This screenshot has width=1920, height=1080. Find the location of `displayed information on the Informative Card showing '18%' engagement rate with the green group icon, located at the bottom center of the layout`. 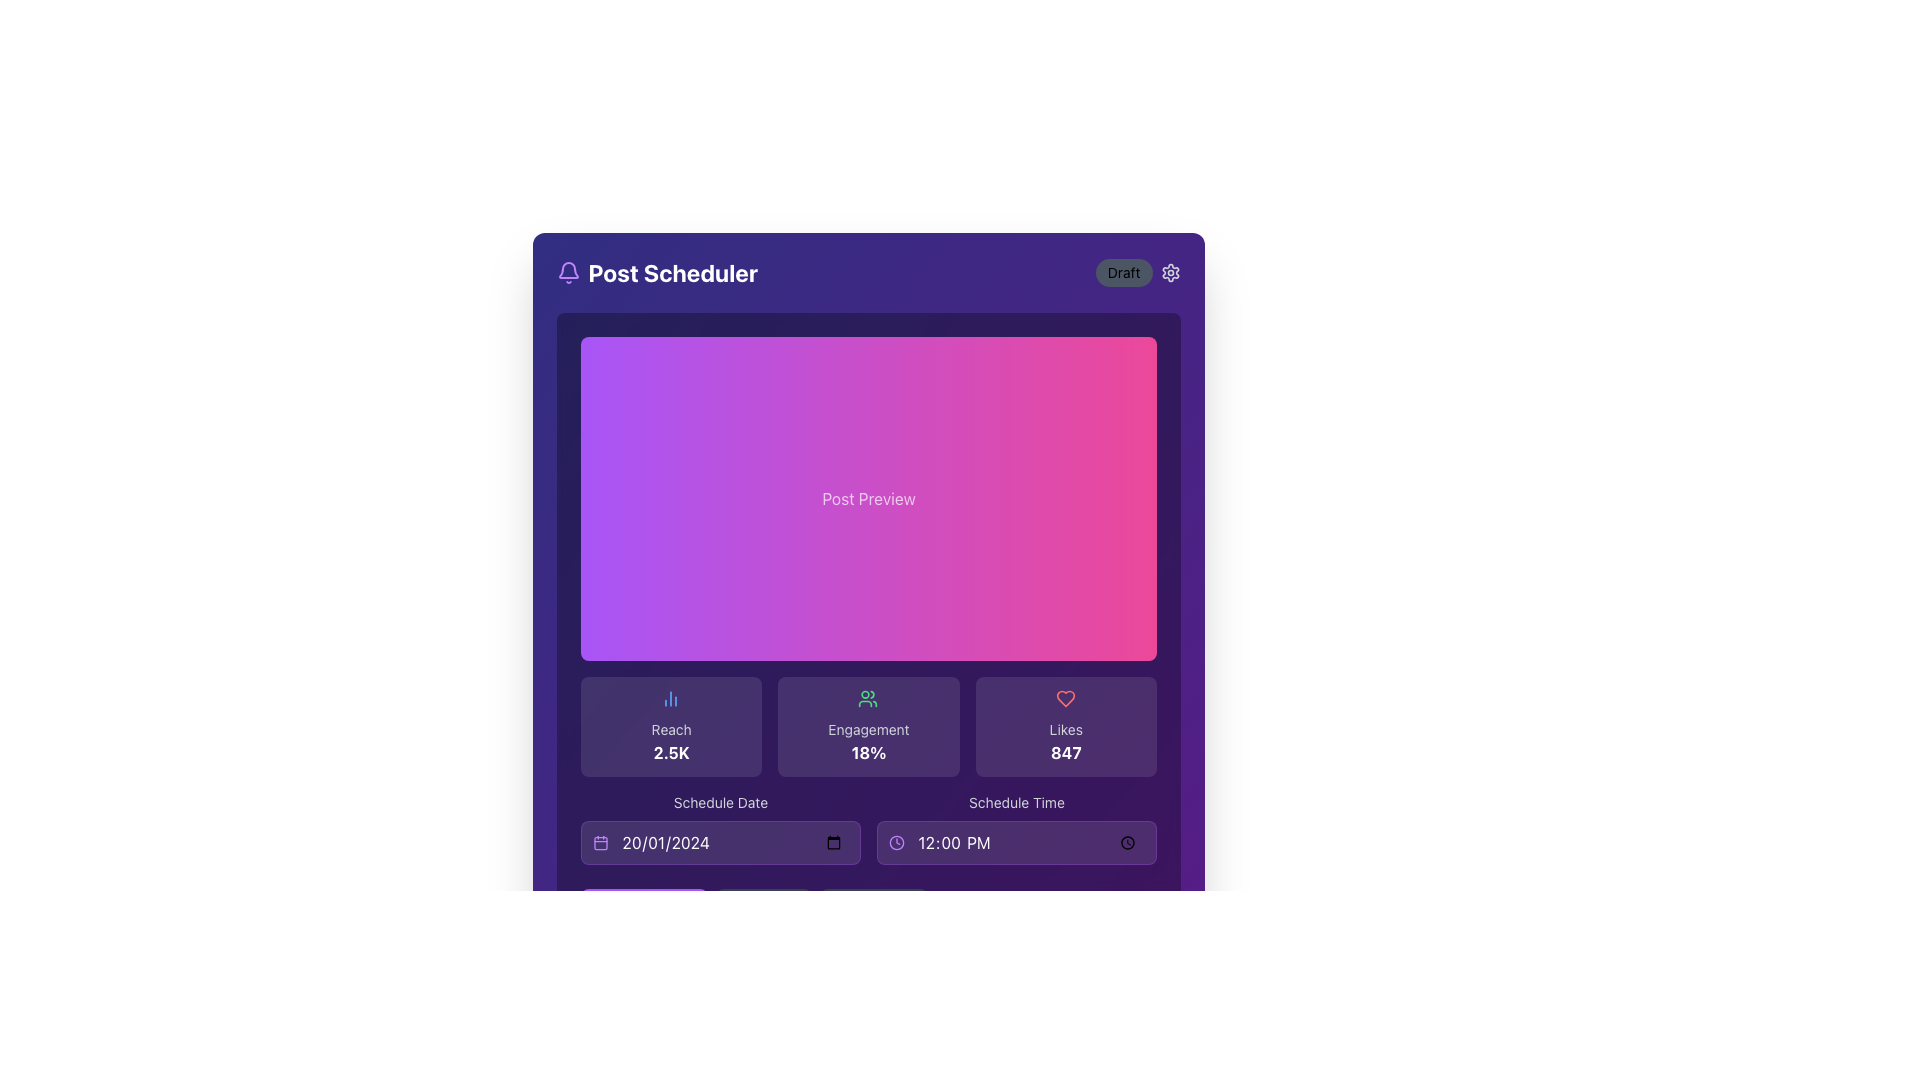

displayed information on the Informative Card showing '18%' engagement rate with the green group icon, located at the bottom center of the layout is located at coordinates (868, 726).